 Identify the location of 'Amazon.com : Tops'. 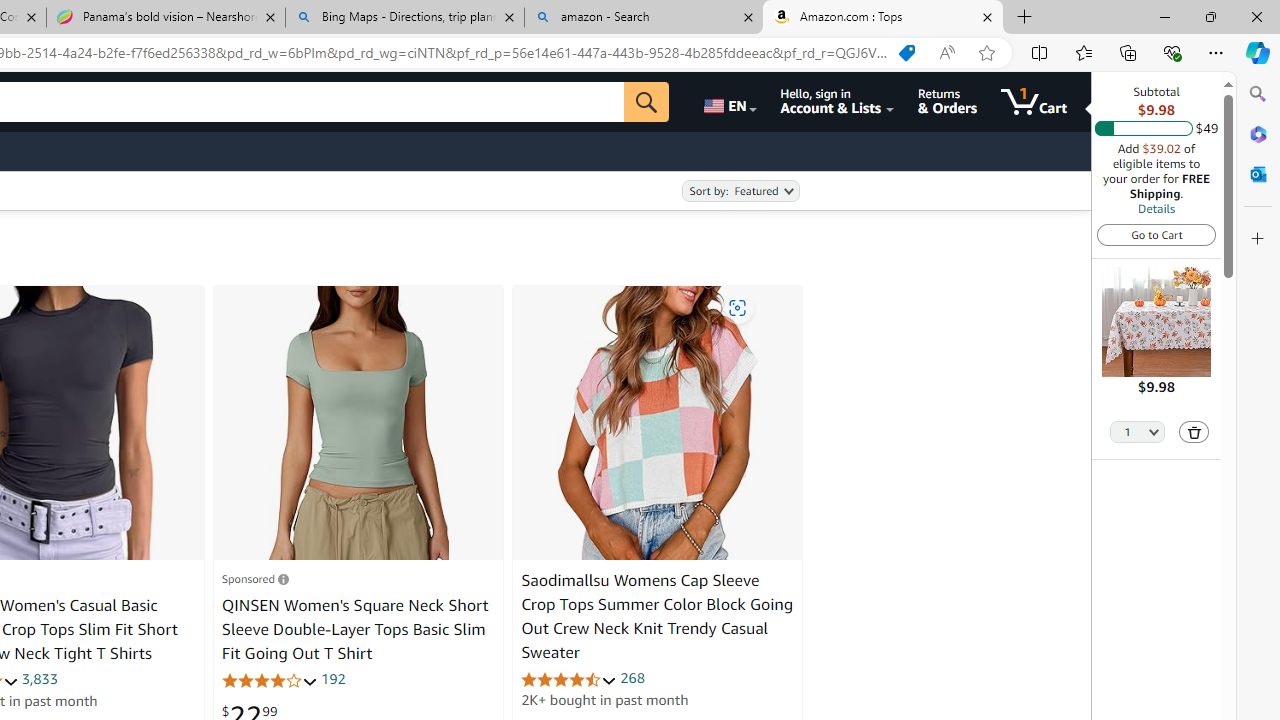
(882, 17).